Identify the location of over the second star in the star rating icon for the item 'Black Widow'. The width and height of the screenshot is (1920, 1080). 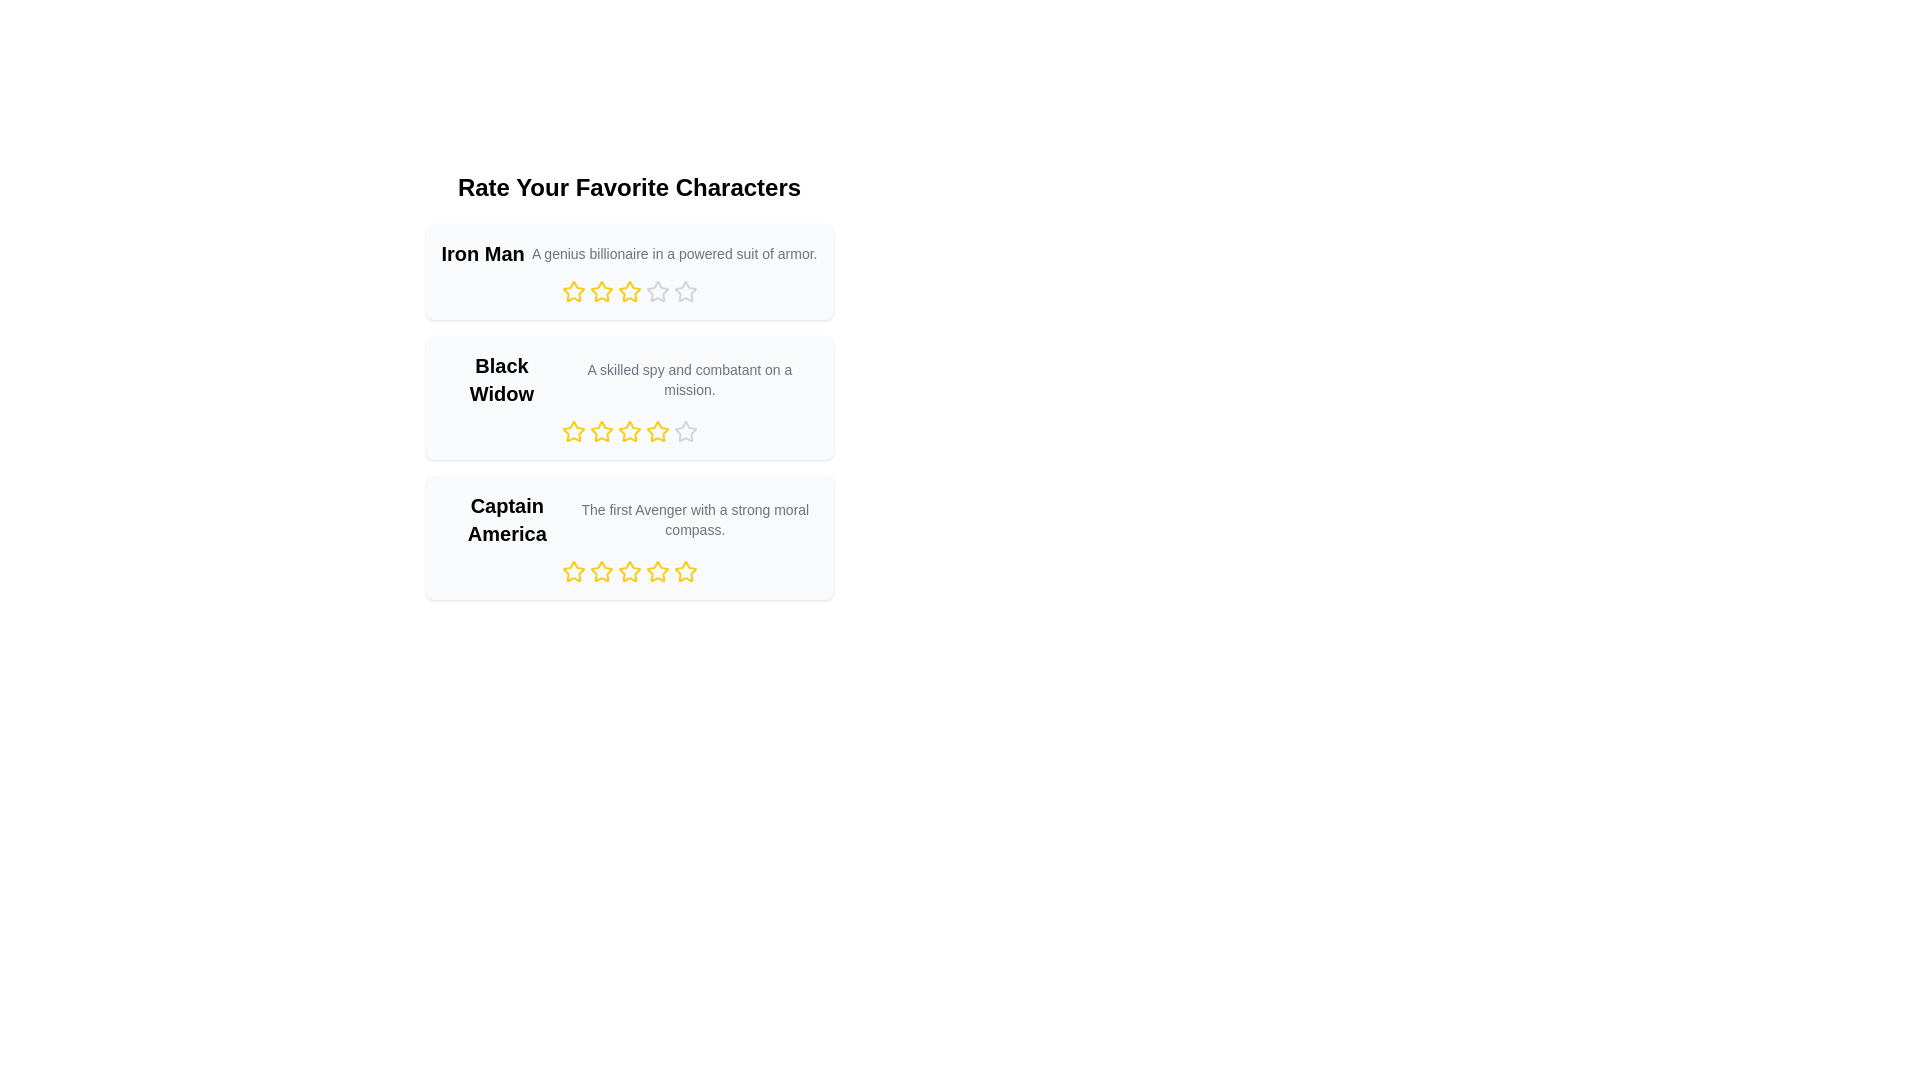
(600, 430).